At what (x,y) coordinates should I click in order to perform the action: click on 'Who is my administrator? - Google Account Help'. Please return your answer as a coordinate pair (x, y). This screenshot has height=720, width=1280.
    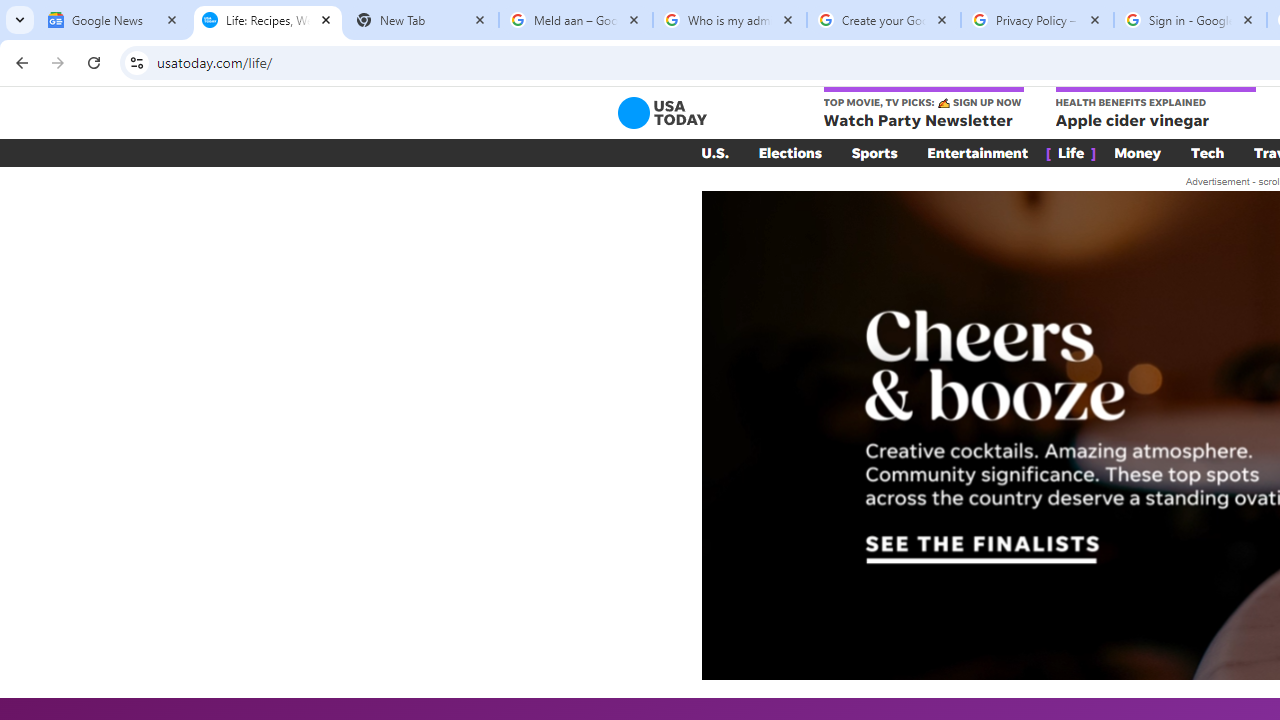
    Looking at the image, I should click on (729, 20).